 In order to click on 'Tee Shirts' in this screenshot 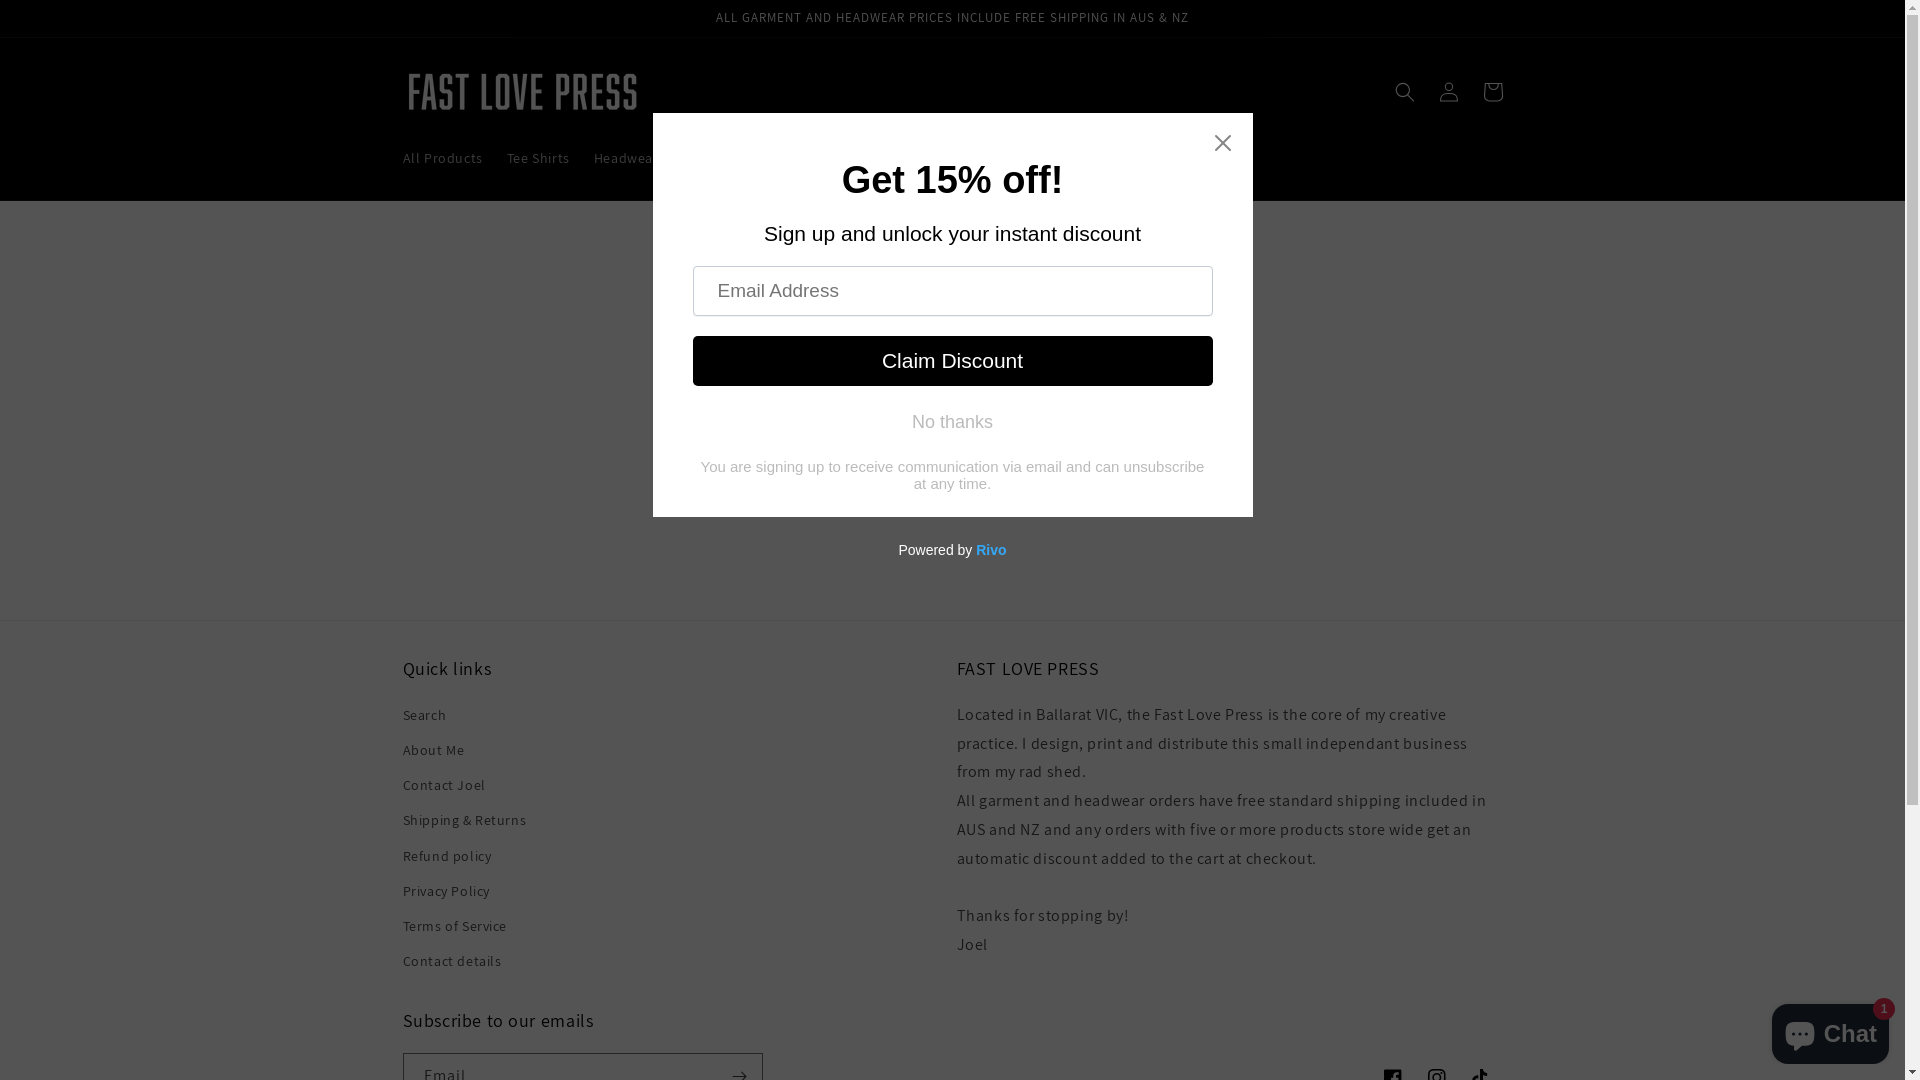, I will do `click(538, 157)`.